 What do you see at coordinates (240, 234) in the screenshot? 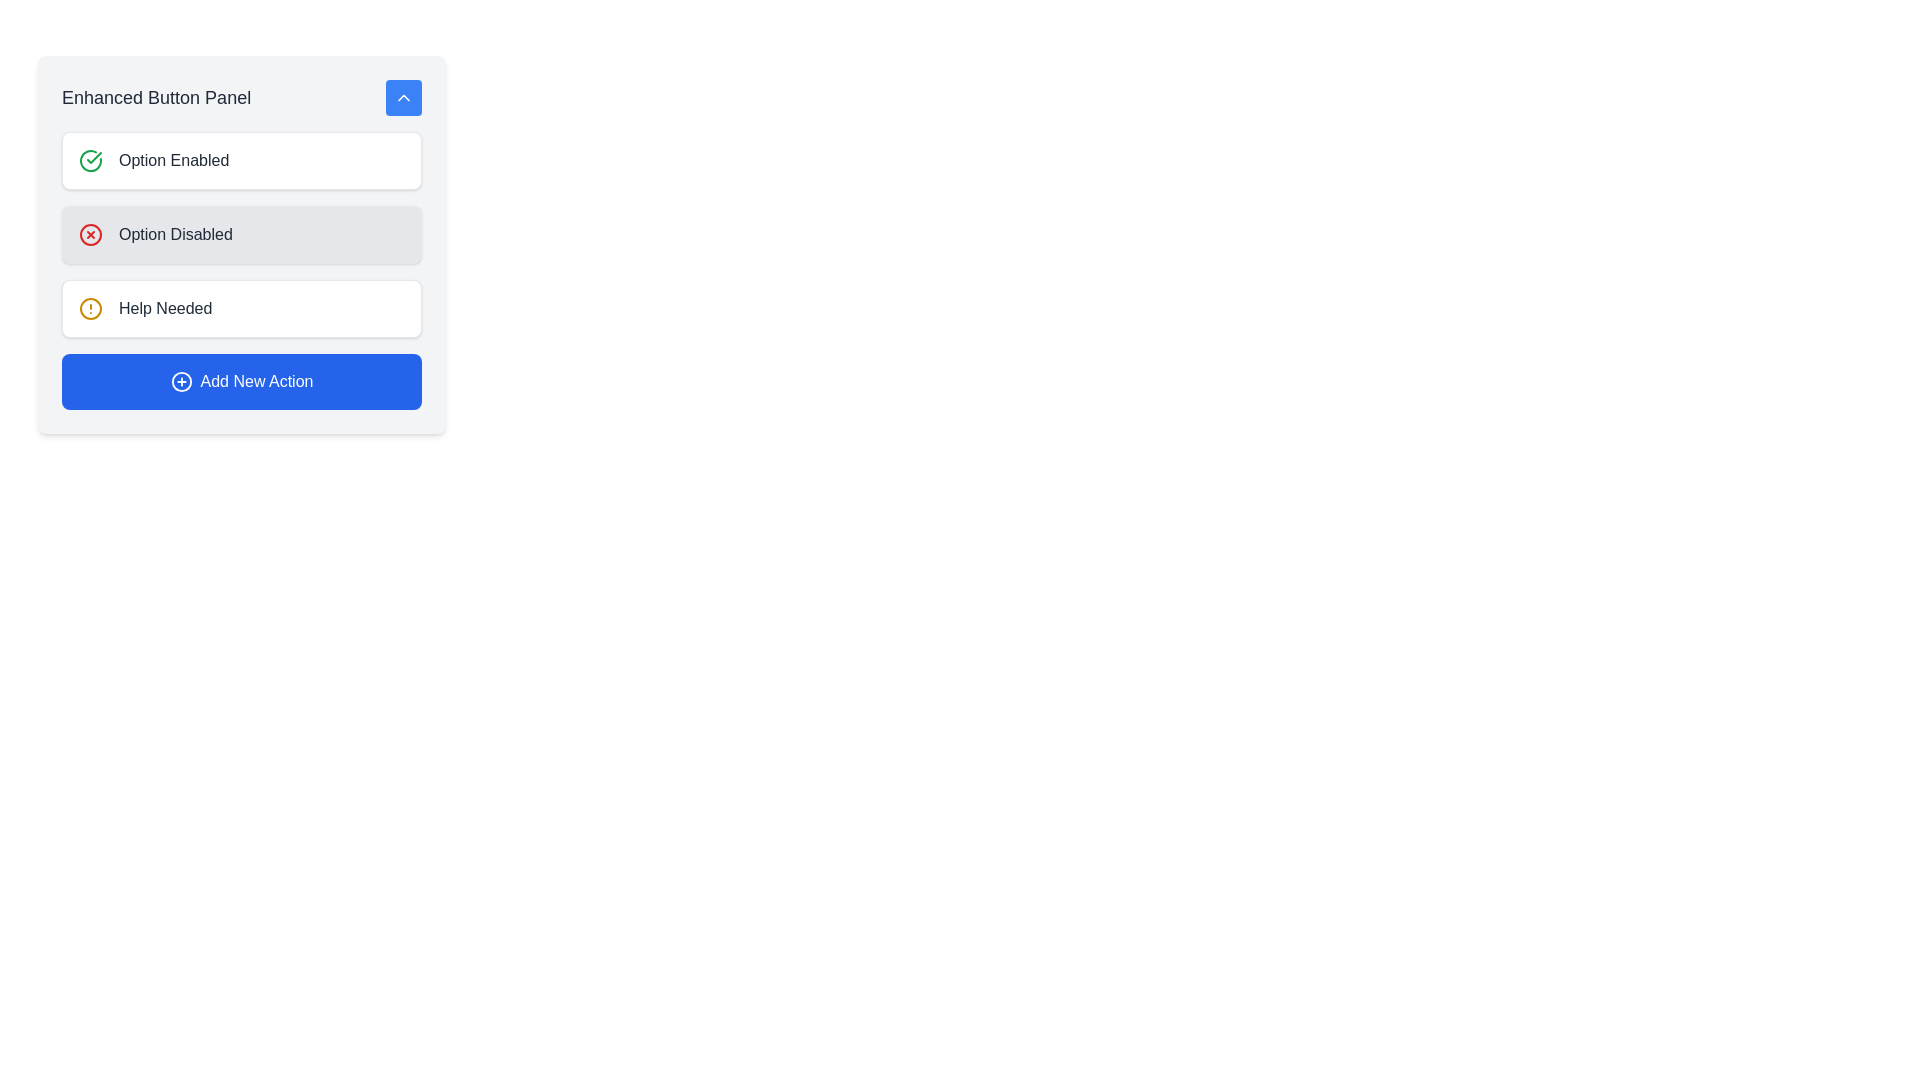
I see `the Information Display Section, which indicates a disabled option with a red icon and is located below the 'Option Enabled' section in the 'Enhanced Button Panel.'` at bounding box center [240, 234].